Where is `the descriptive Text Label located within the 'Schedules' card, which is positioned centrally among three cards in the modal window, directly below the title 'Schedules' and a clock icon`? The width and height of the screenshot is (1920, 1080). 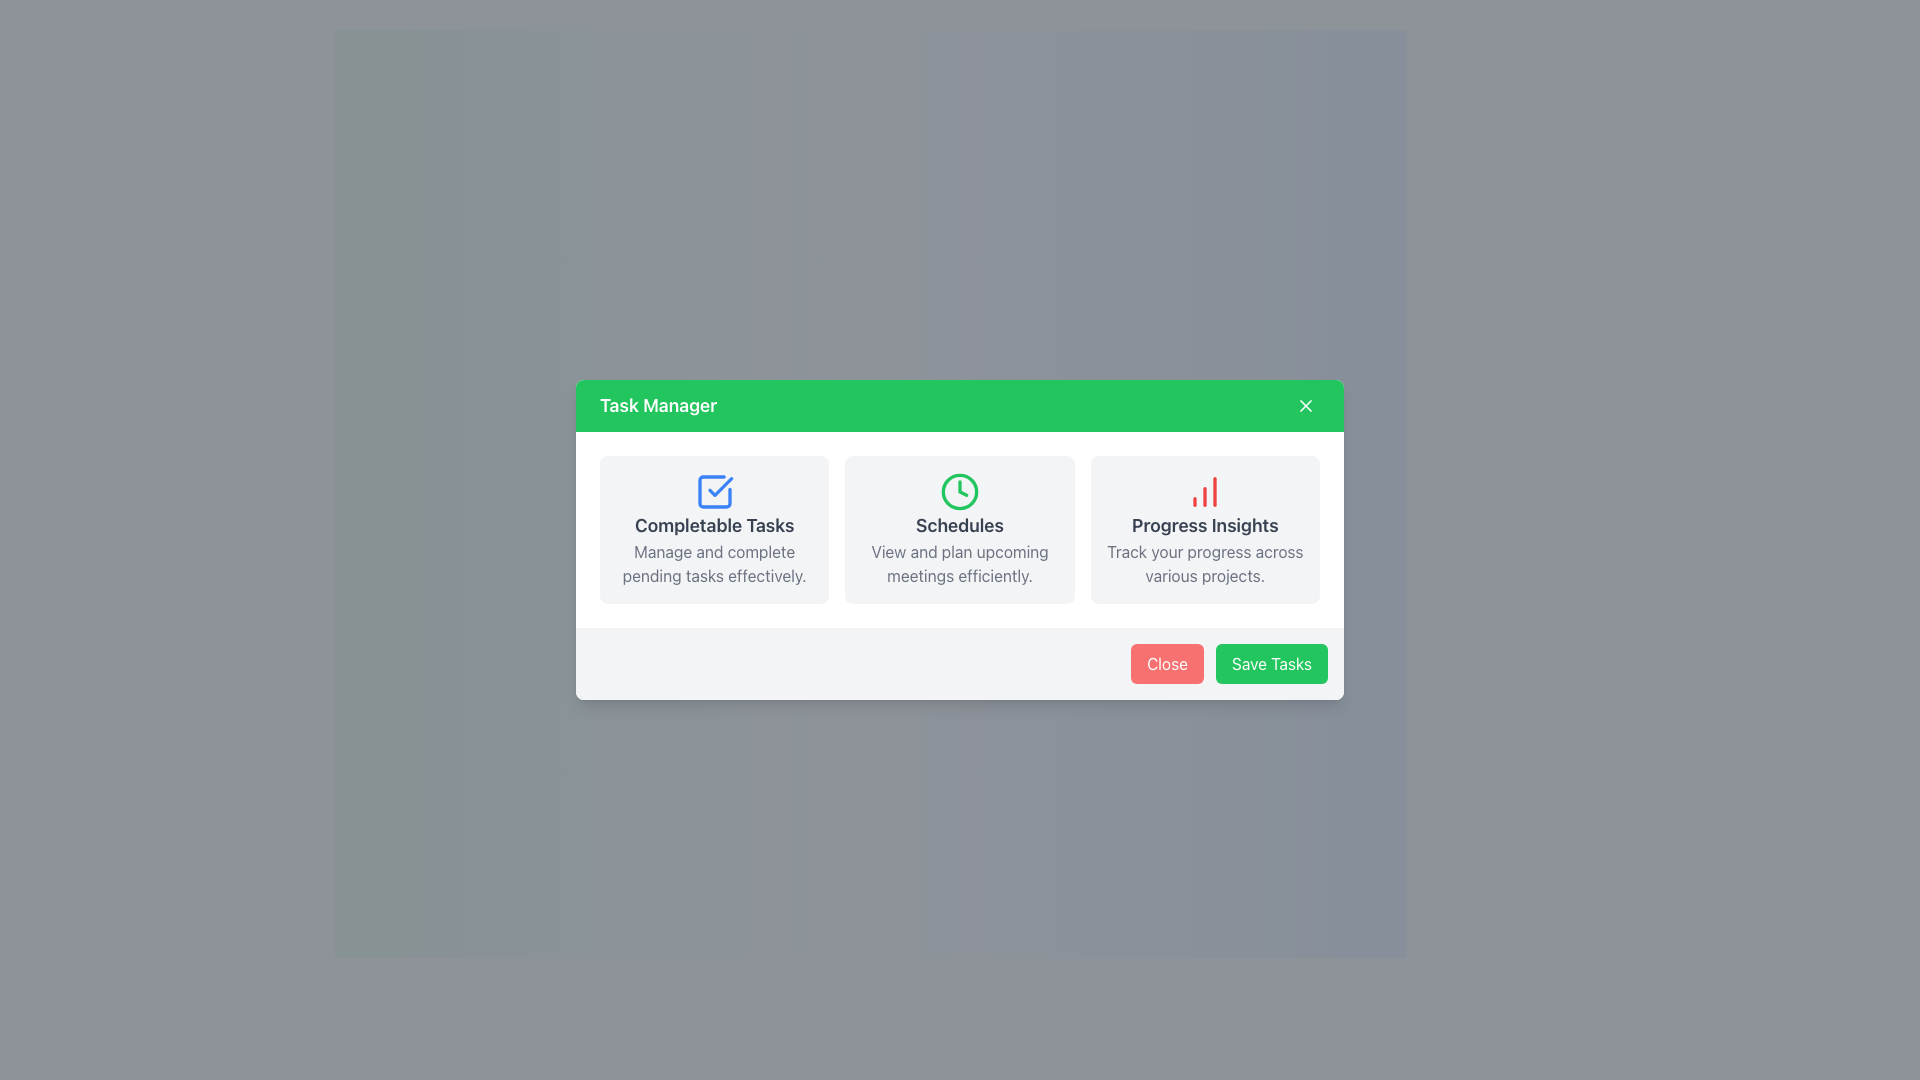
the descriptive Text Label located within the 'Schedules' card, which is positioned centrally among three cards in the modal window, directly below the title 'Schedules' and a clock icon is located at coordinates (960, 563).